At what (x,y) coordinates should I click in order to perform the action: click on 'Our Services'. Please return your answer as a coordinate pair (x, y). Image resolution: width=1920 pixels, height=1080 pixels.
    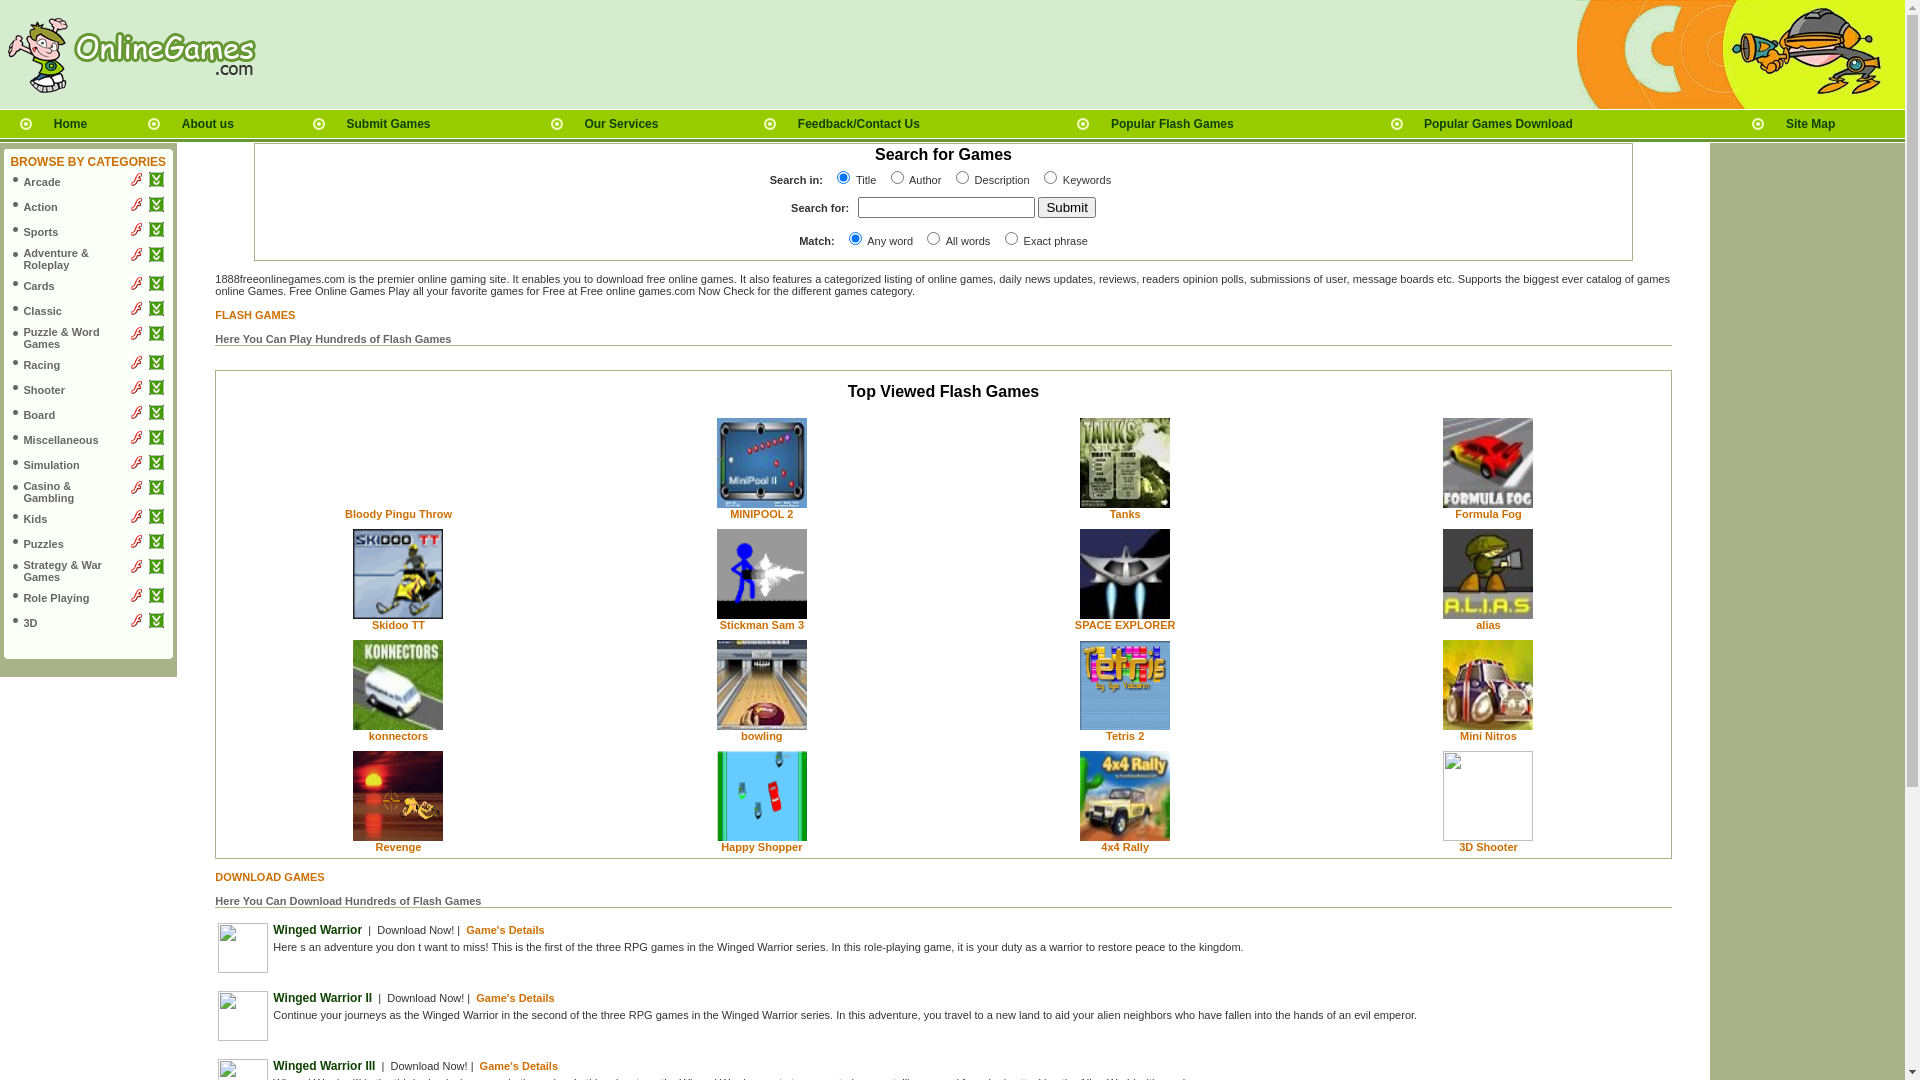
    Looking at the image, I should click on (619, 123).